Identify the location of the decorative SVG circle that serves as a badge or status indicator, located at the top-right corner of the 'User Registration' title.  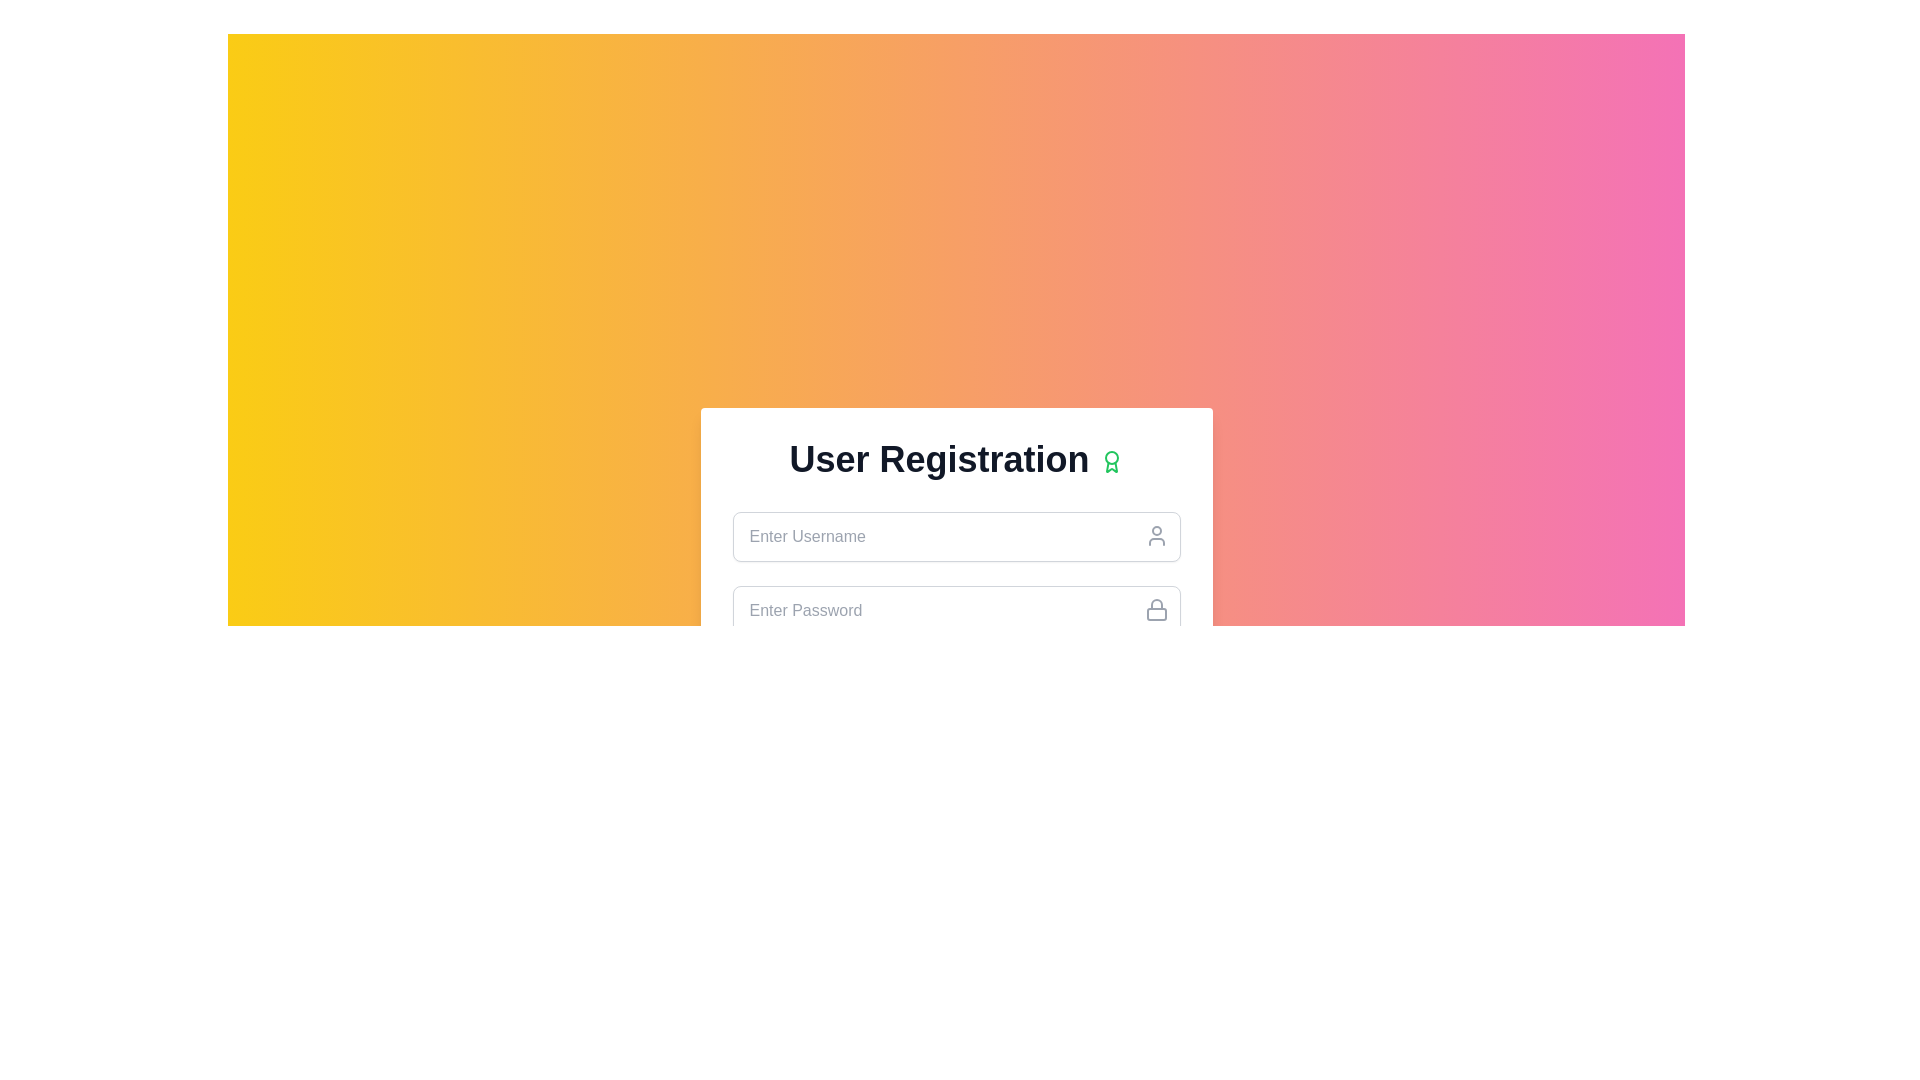
(1110, 458).